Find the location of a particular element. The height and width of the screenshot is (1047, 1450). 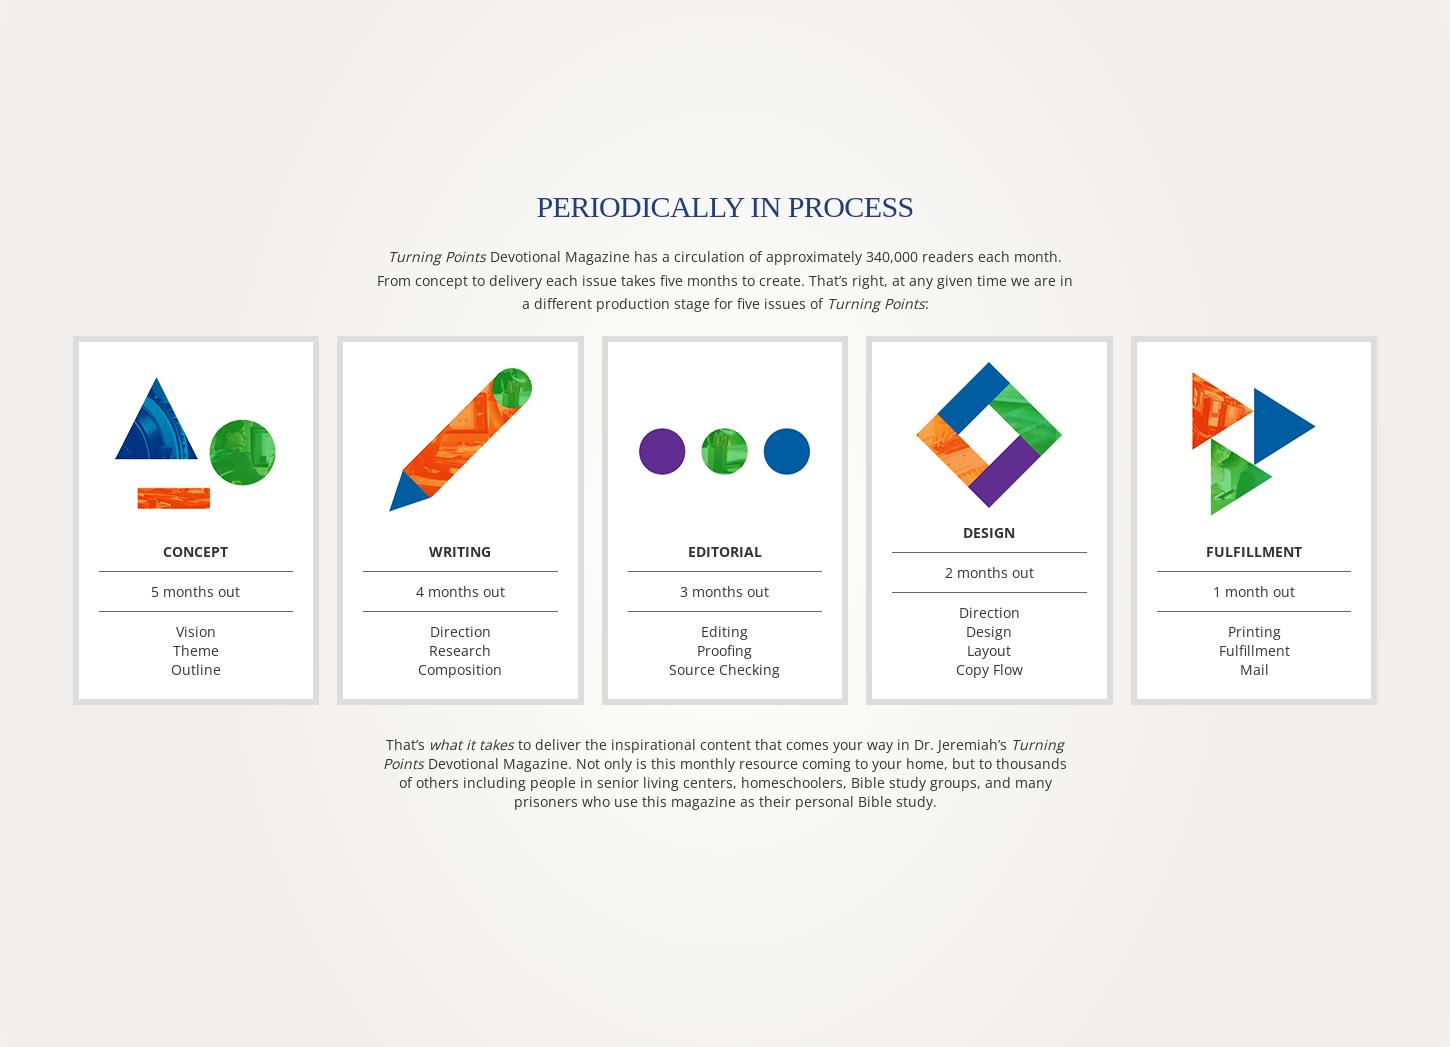

'to deliver the inspirational content that comes your way in Dr. Jeremiah’s' is located at coordinates (762, 744).